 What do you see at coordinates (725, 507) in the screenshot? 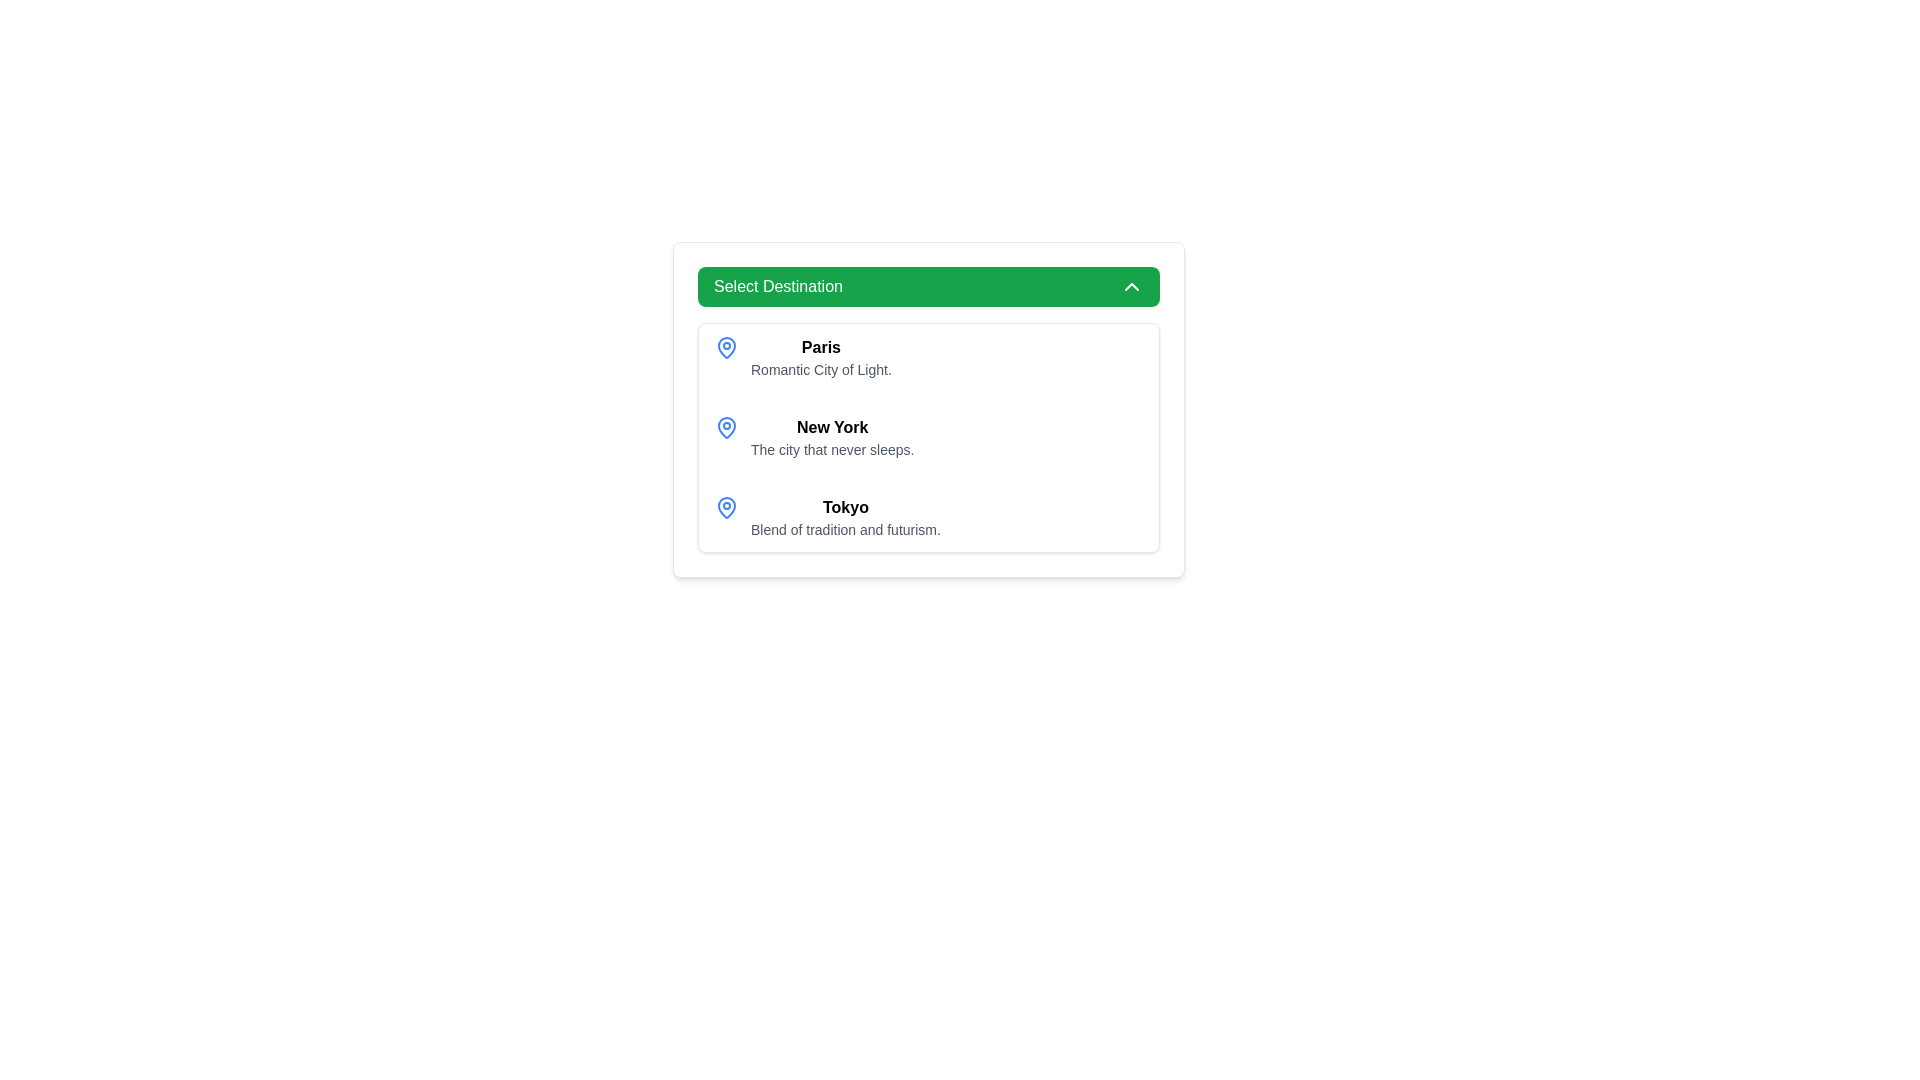
I see `the blue map pin icon located to the left of the text 'TokyoBlending of tradition and futurism.' in the third list item` at bounding box center [725, 507].